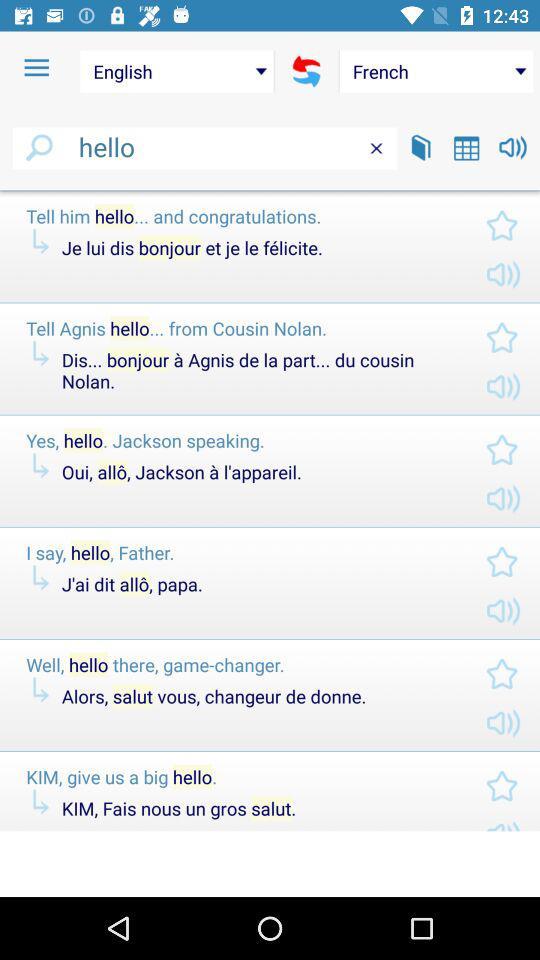 The height and width of the screenshot is (960, 540). What do you see at coordinates (36, 68) in the screenshot?
I see `the icon next to english item` at bounding box center [36, 68].